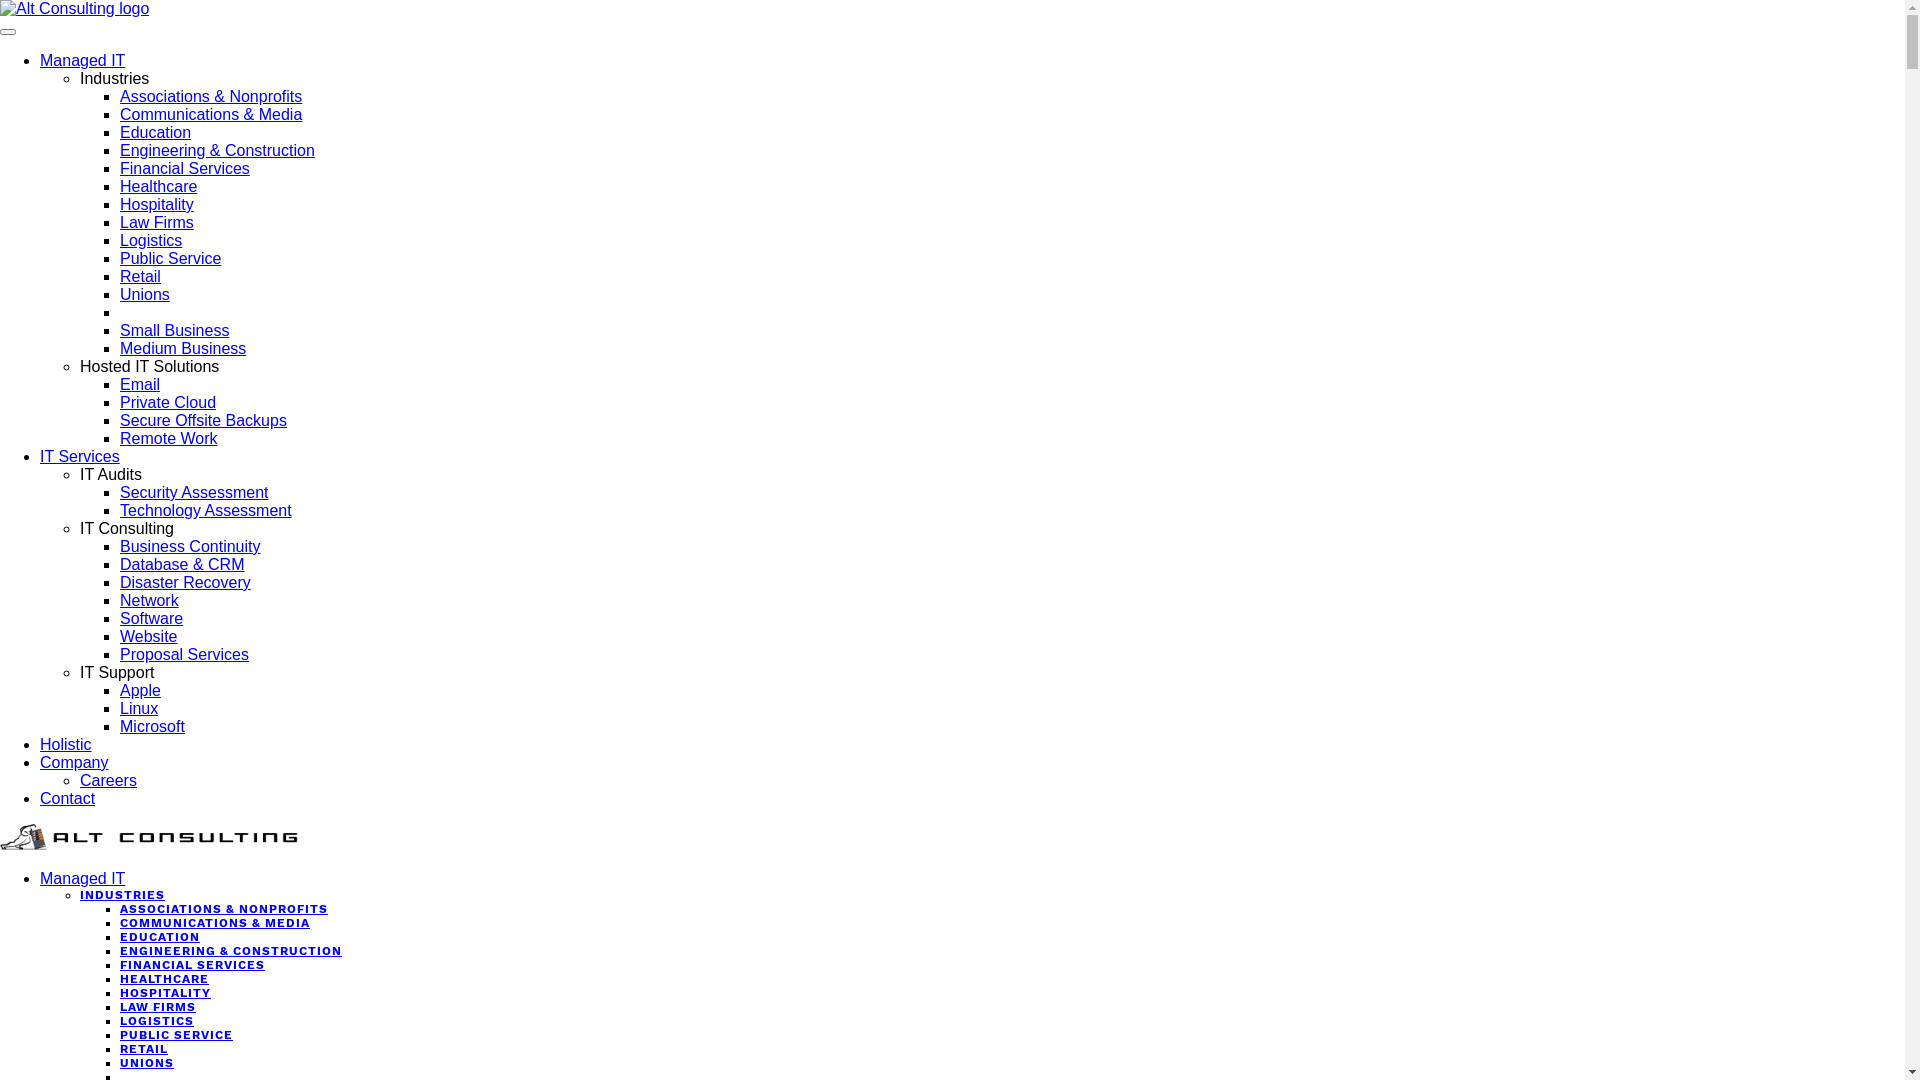 This screenshot has width=1920, height=1080. Describe the element at coordinates (73, 762) in the screenshot. I see `'Company'` at that location.